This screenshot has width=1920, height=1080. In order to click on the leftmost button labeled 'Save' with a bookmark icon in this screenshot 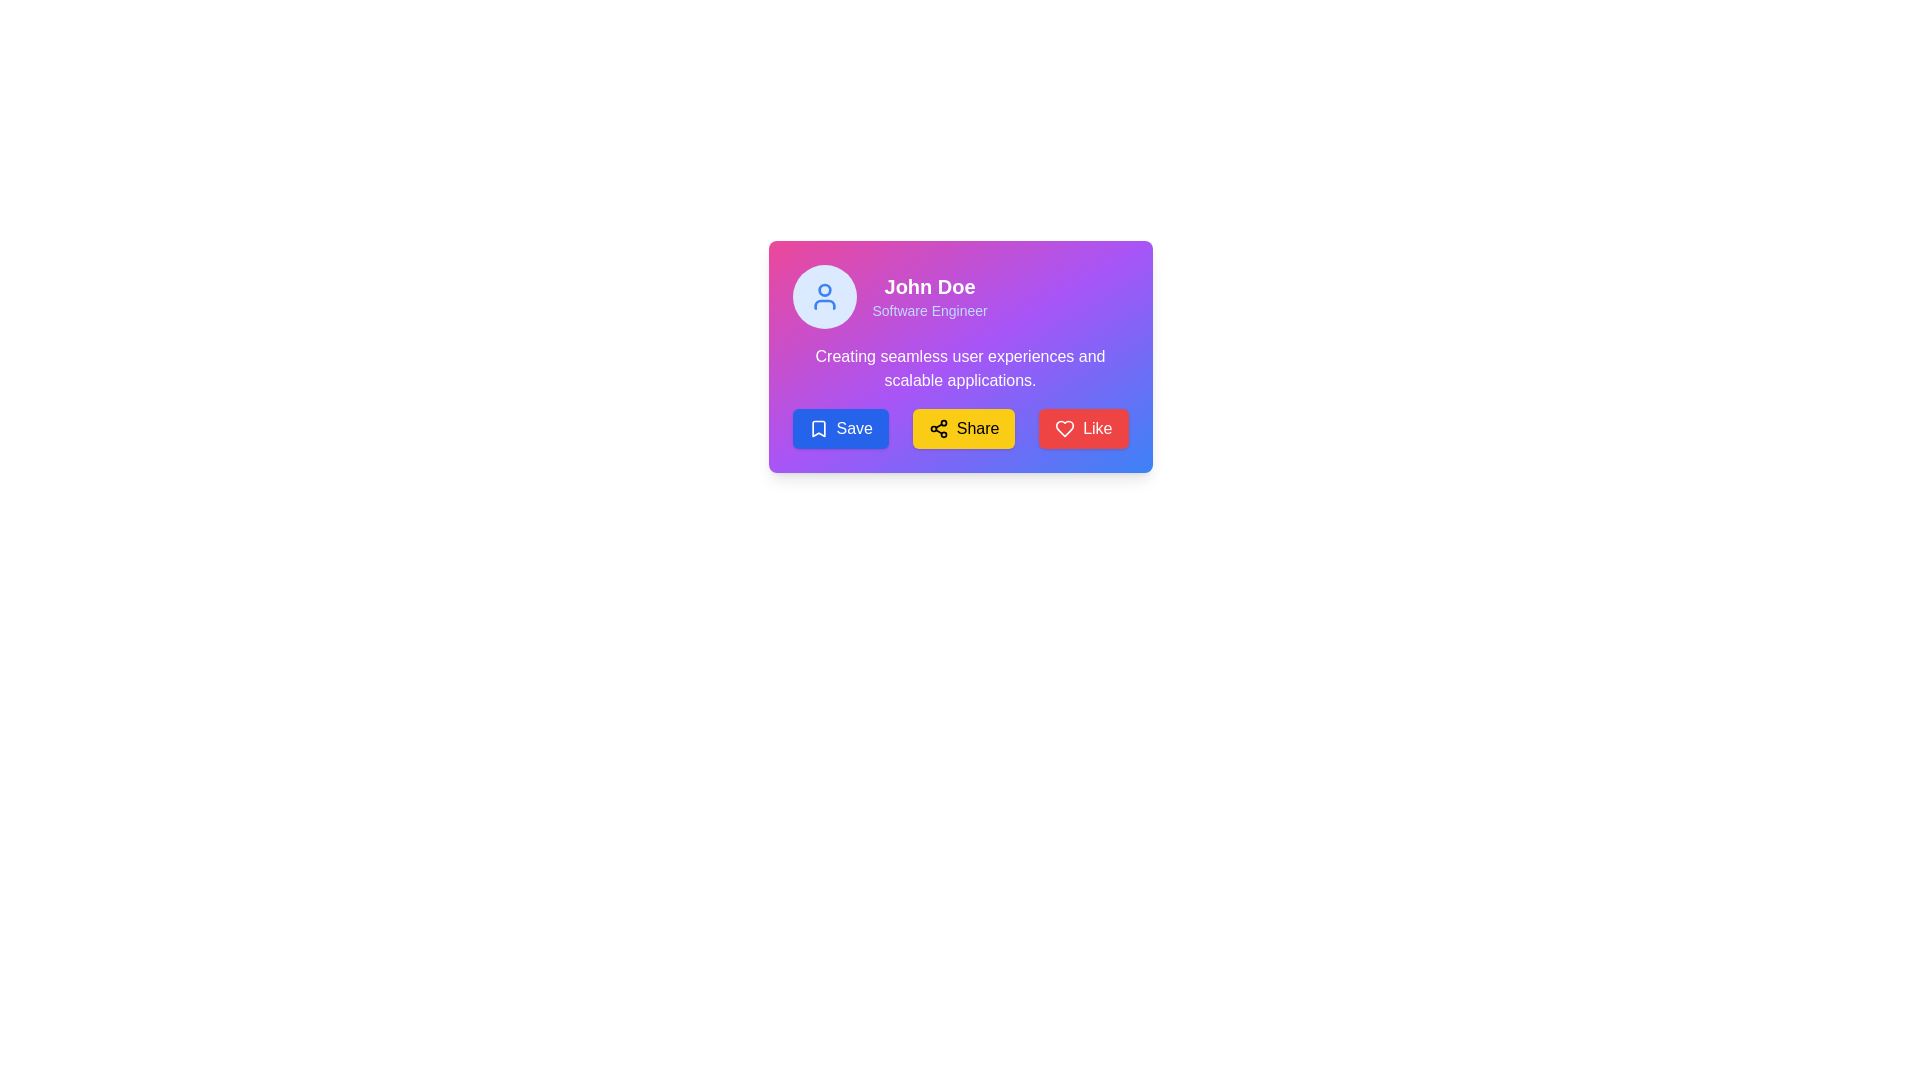, I will do `click(840, 427)`.